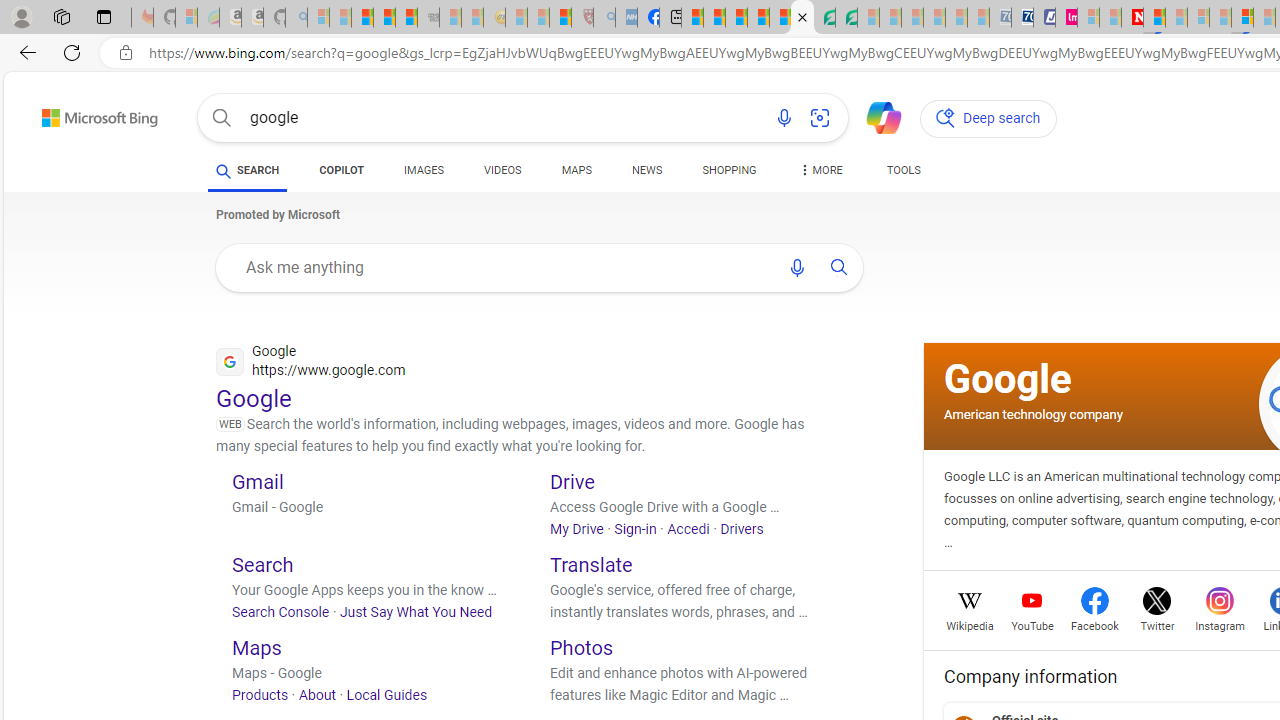 The image size is (1280, 720). Describe the element at coordinates (415, 611) in the screenshot. I see `'Just Say What You Need'` at that location.